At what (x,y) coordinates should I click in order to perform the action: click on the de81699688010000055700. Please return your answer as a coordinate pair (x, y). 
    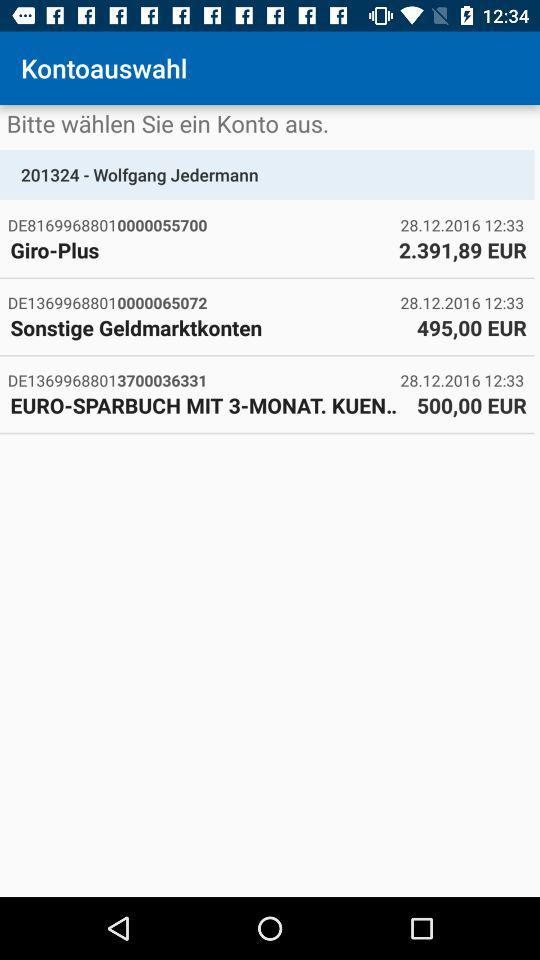
    Looking at the image, I should click on (203, 225).